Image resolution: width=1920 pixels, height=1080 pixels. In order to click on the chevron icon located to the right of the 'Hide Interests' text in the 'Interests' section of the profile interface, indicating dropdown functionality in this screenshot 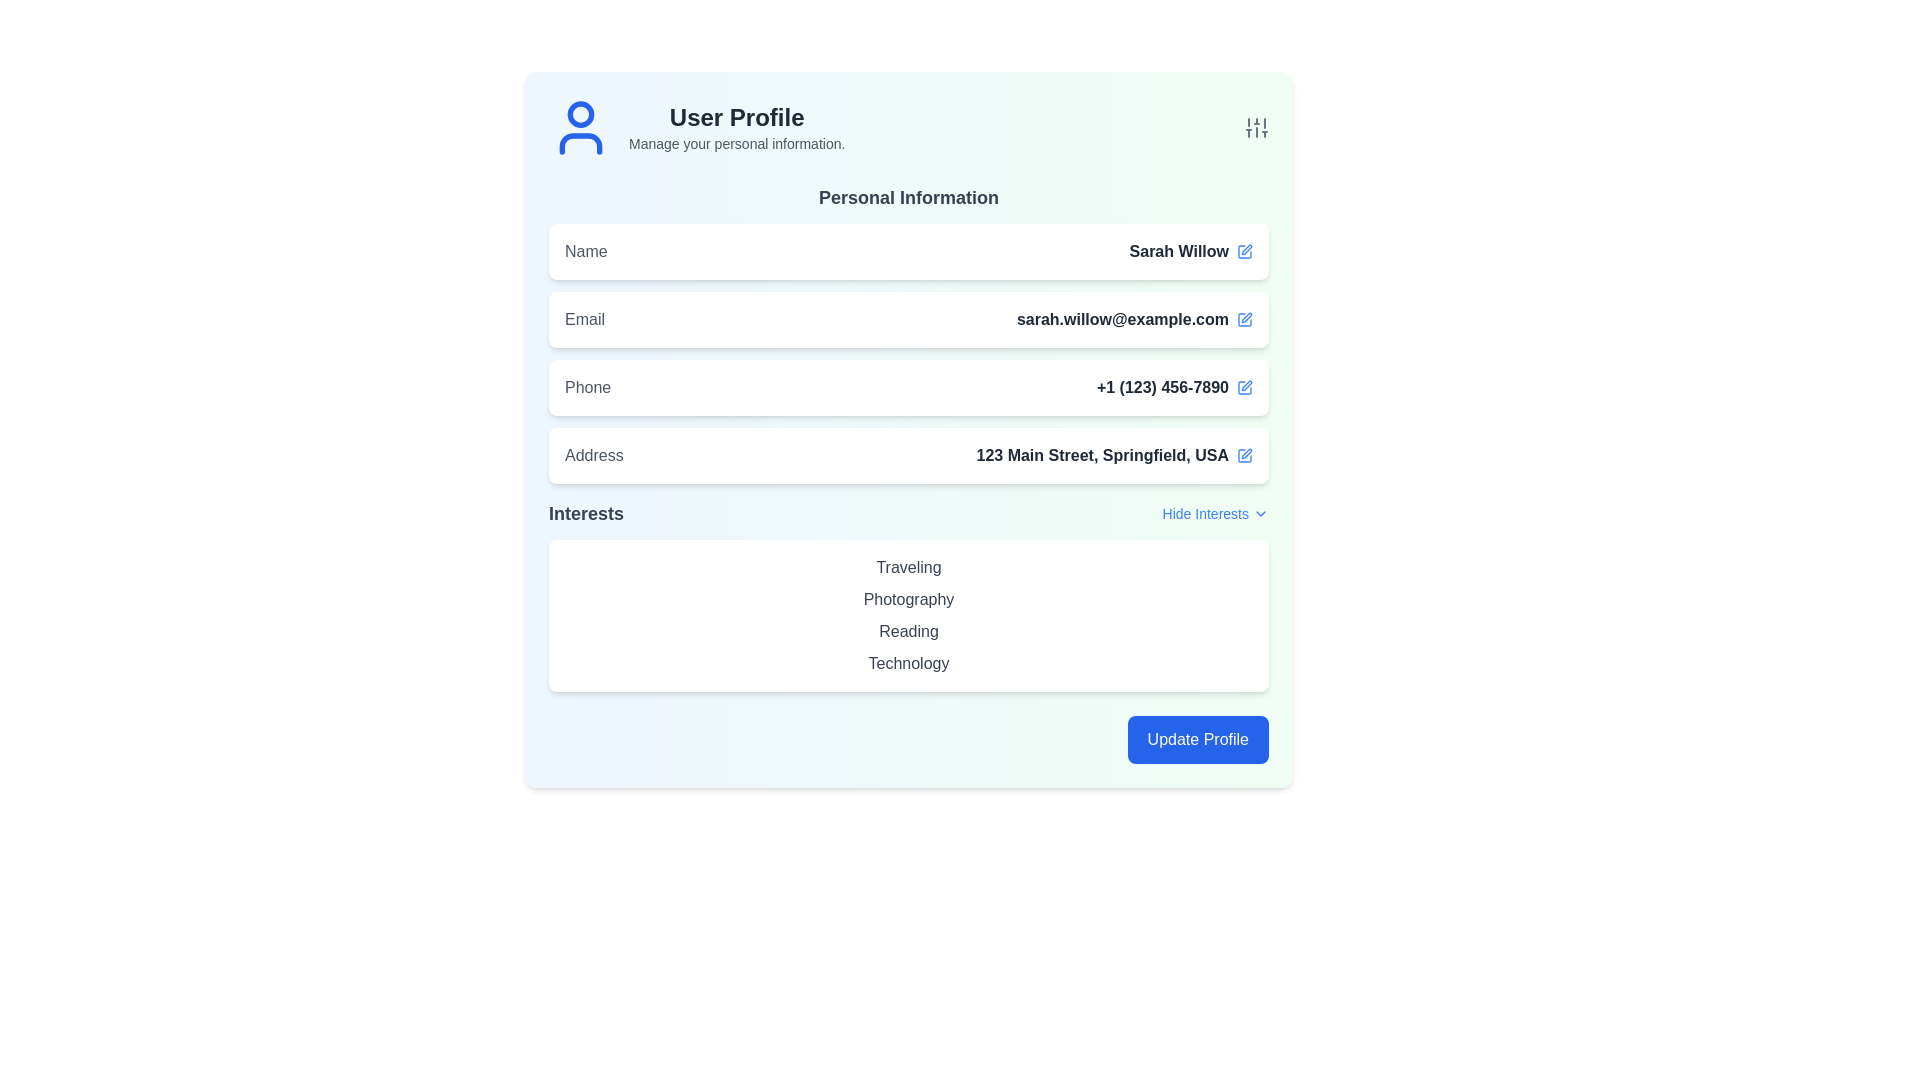, I will do `click(1260, 512)`.